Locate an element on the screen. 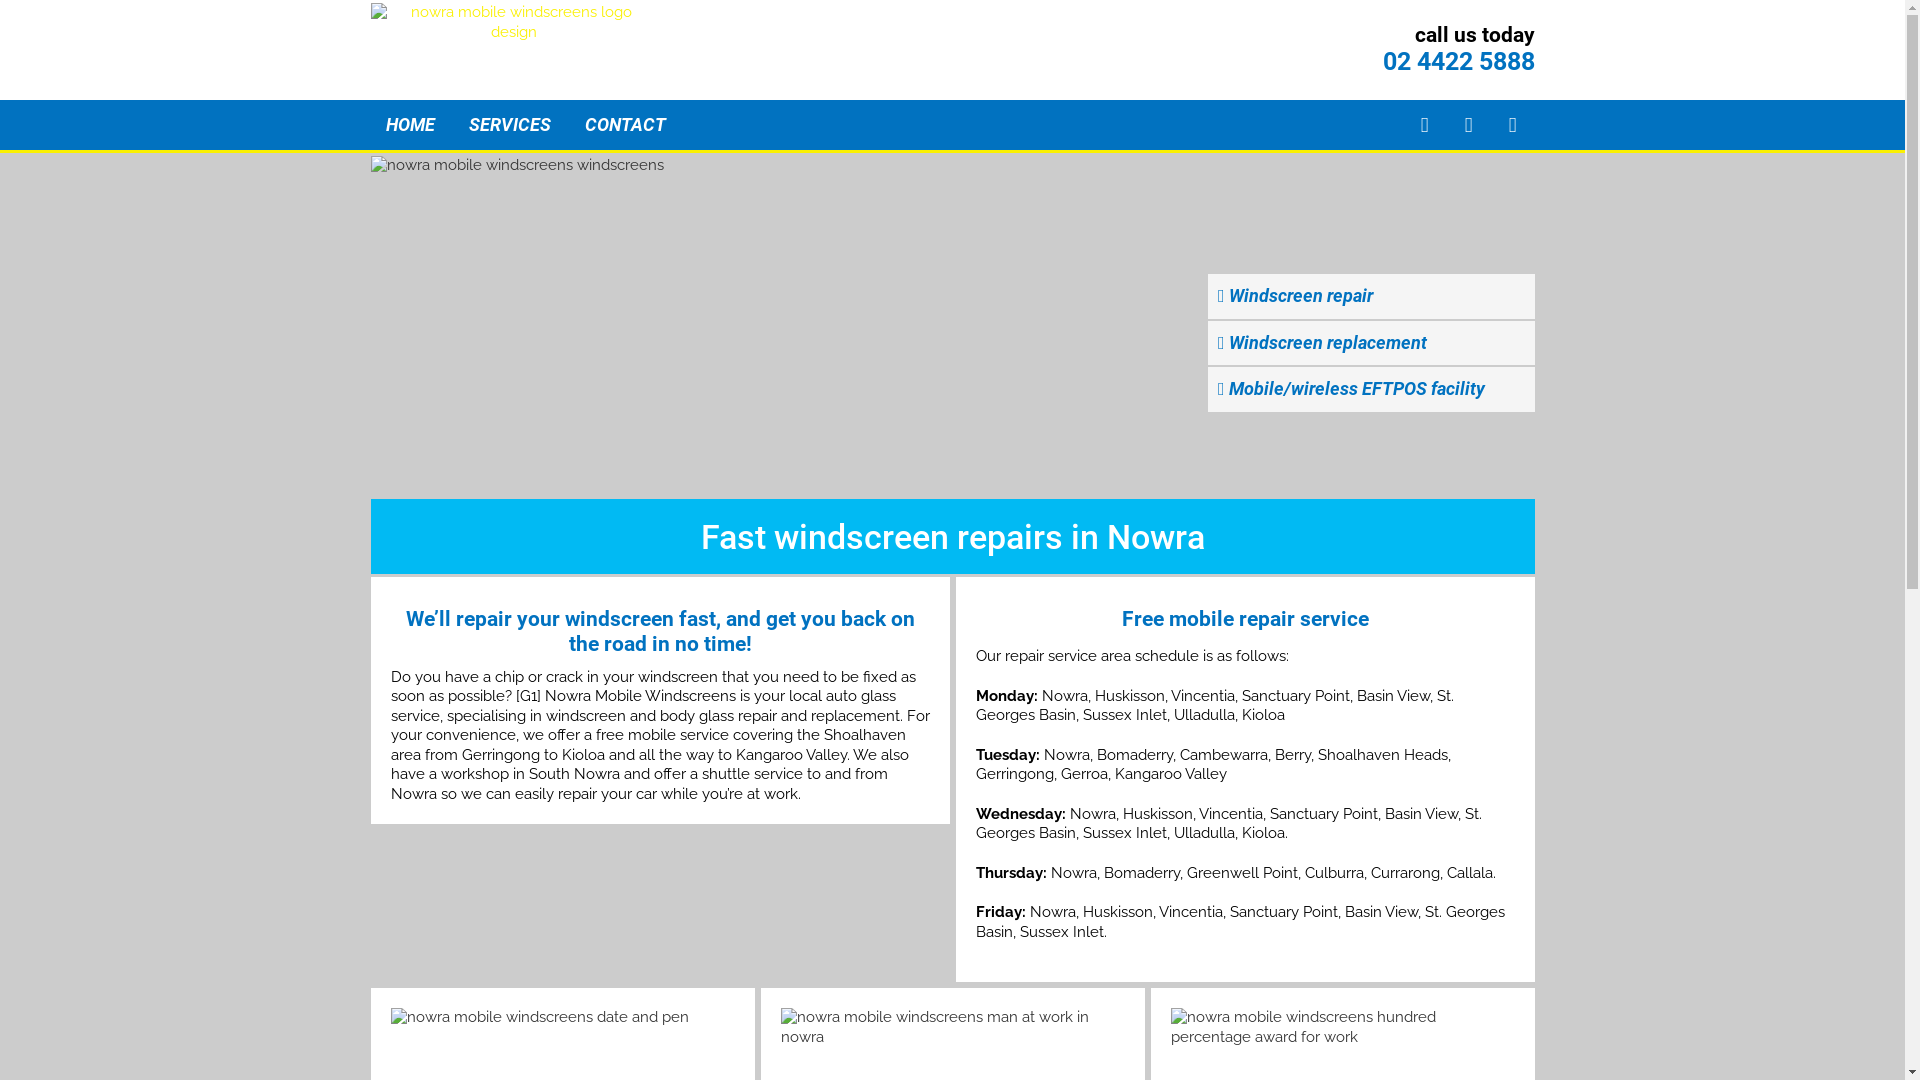 The height and width of the screenshot is (1080, 1920). 'SERVICES' is located at coordinates (508, 124).